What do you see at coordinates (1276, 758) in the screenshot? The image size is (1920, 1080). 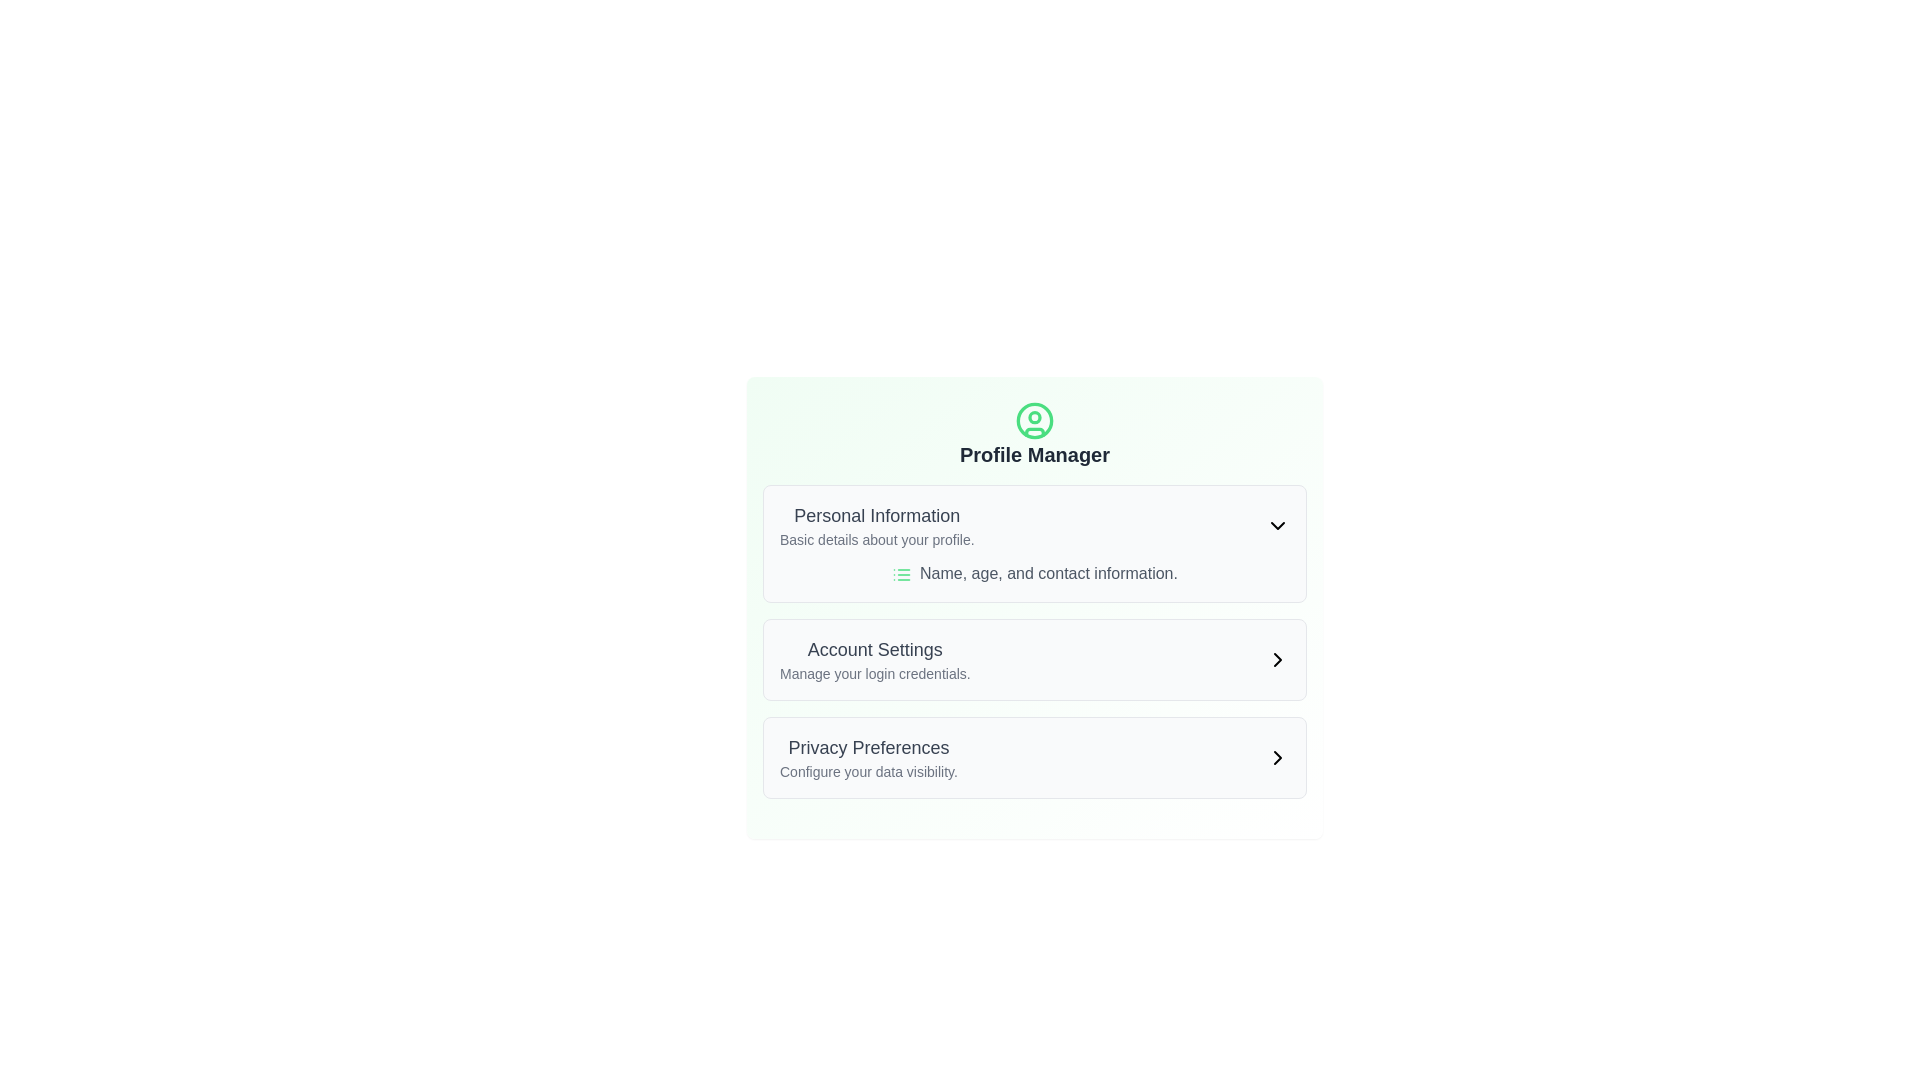 I see `the Chevron Icon (SVG) located in the 'Privacy Preferences' section of the 'Profile Manager' interface` at bounding box center [1276, 758].